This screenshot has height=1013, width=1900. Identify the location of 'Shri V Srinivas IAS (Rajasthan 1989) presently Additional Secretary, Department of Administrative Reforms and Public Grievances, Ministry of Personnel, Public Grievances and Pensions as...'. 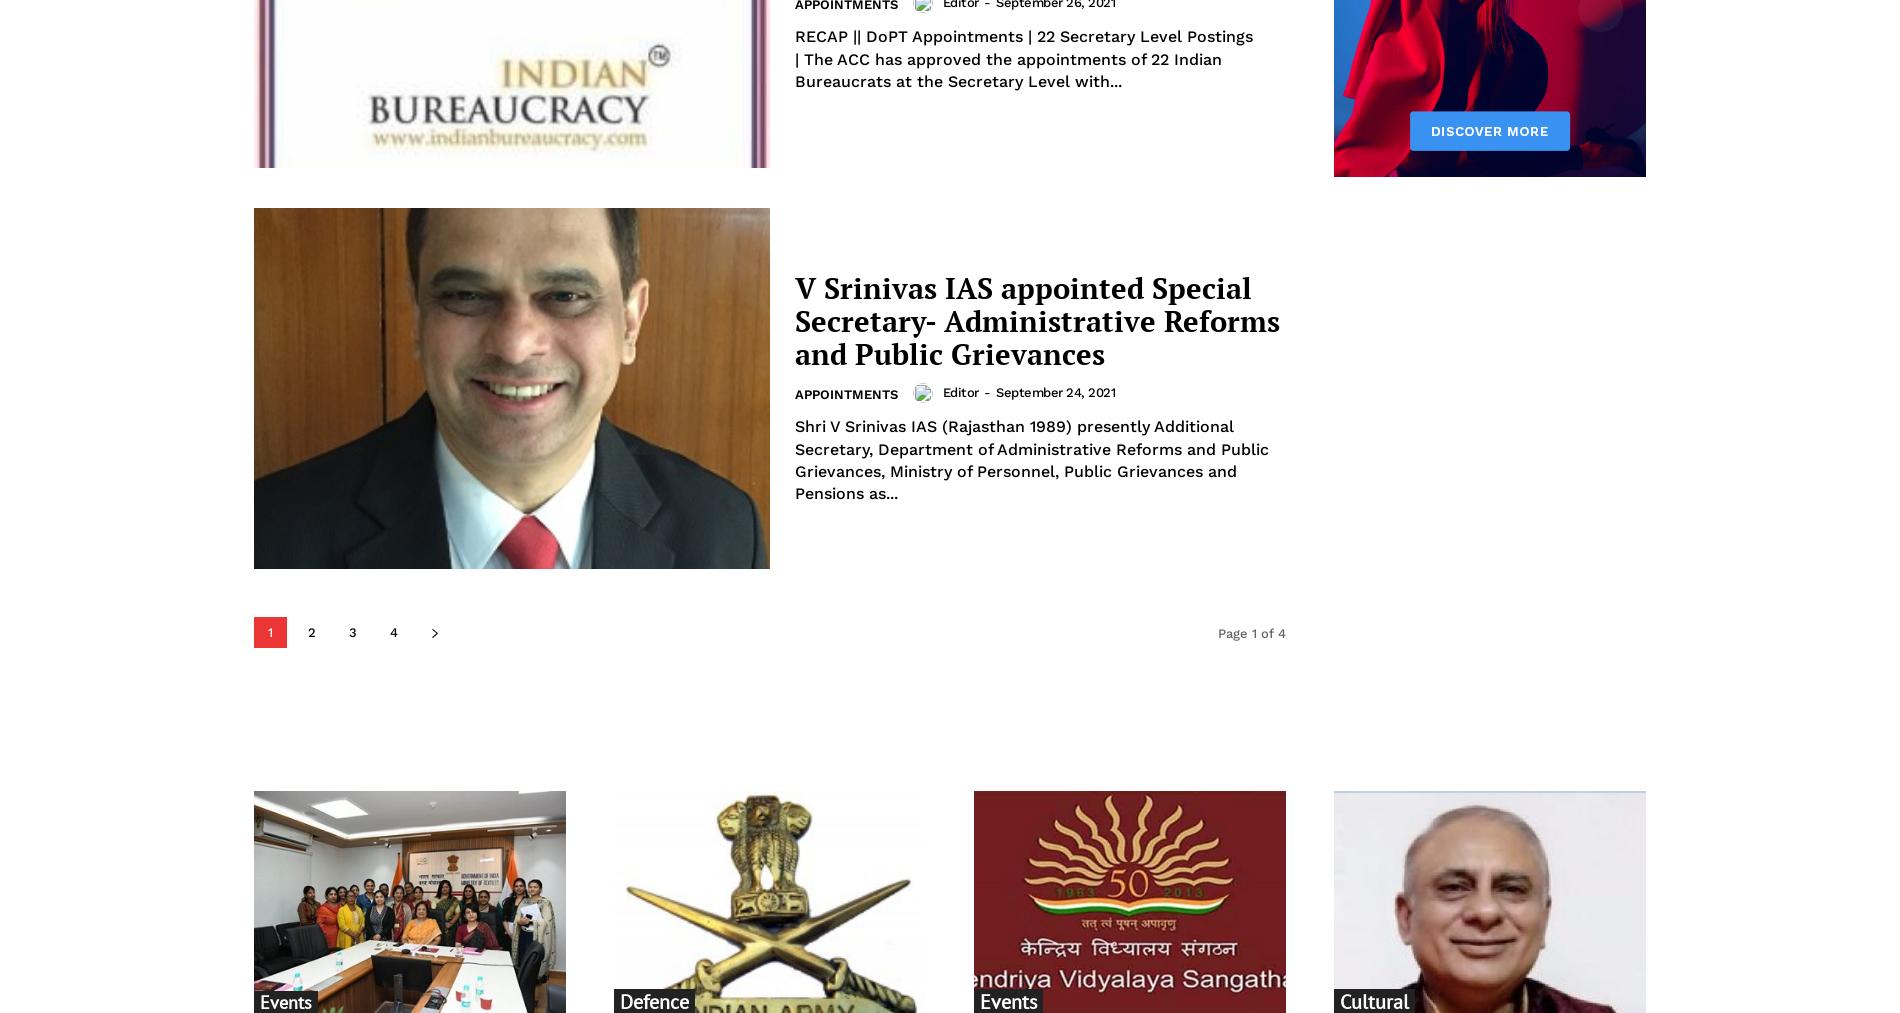
(1032, 459).